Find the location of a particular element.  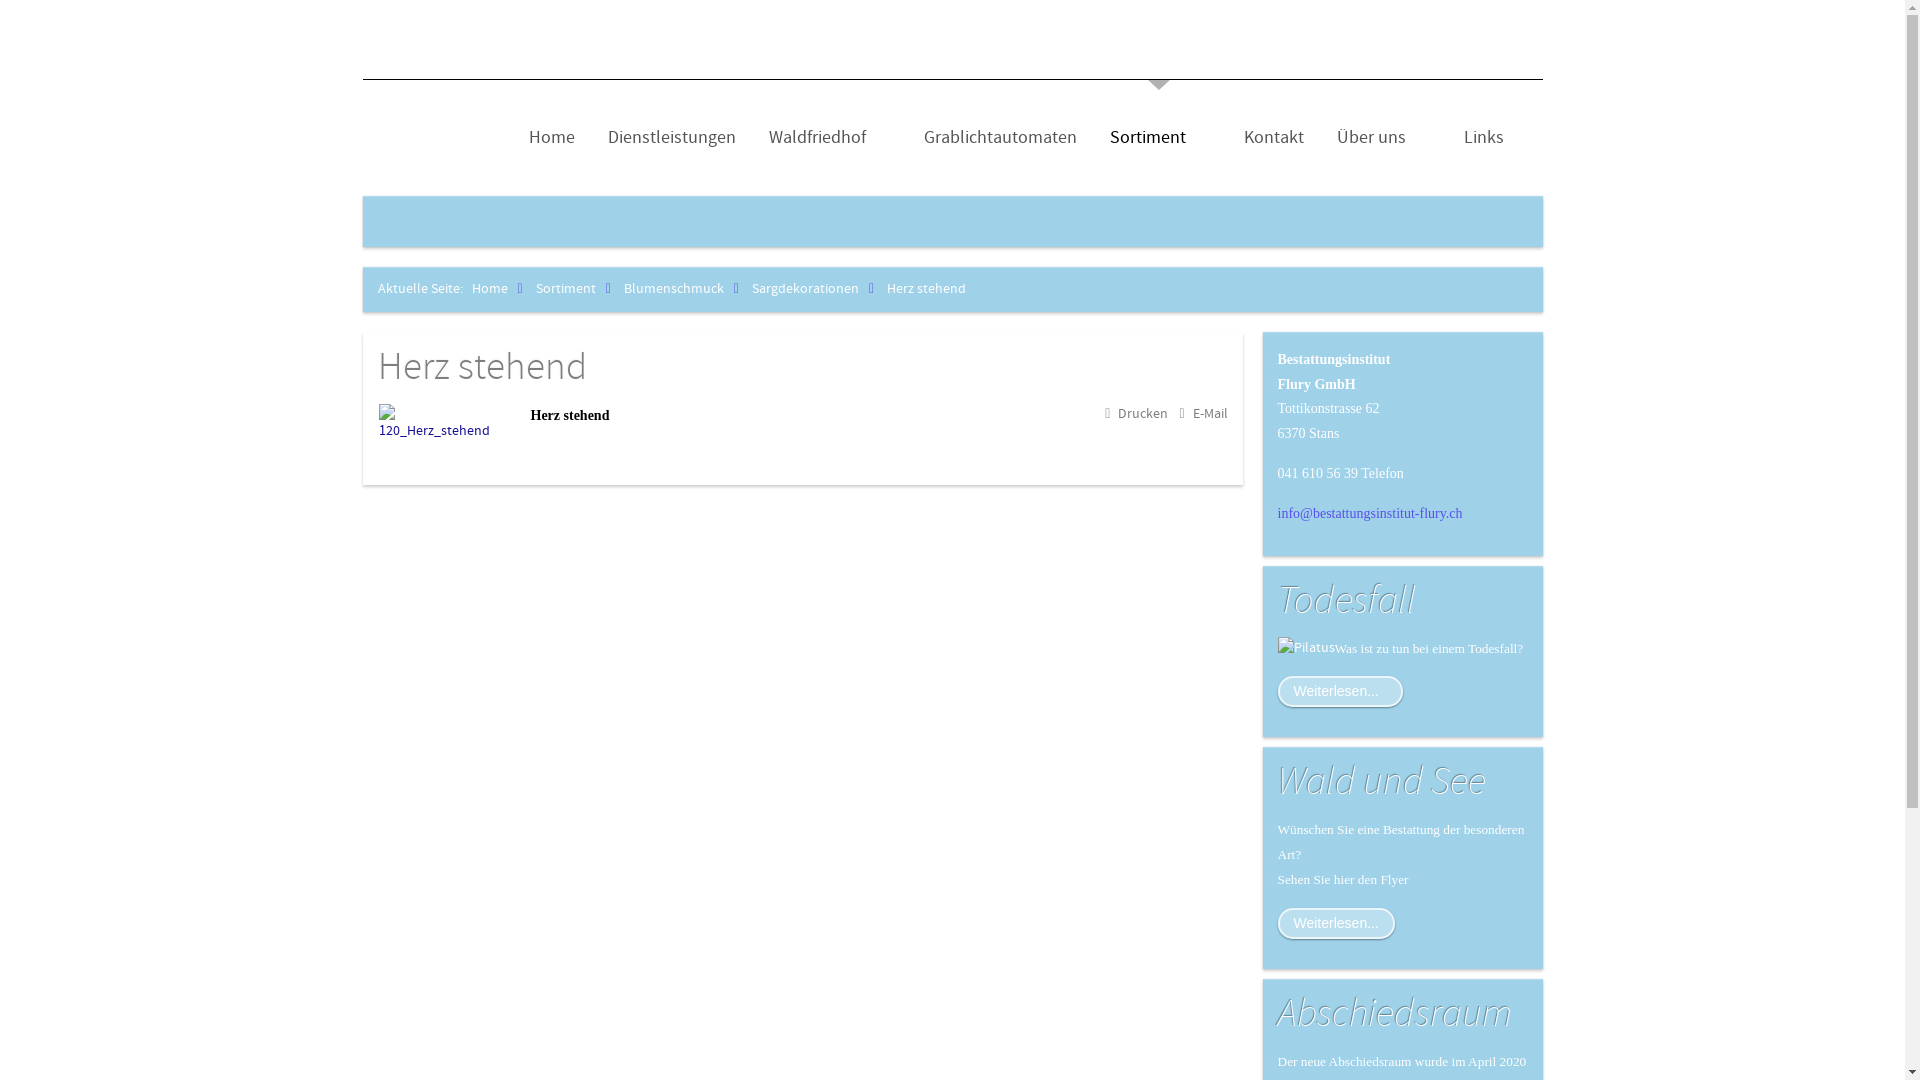

'Home' is located at coordinates (502, 289).